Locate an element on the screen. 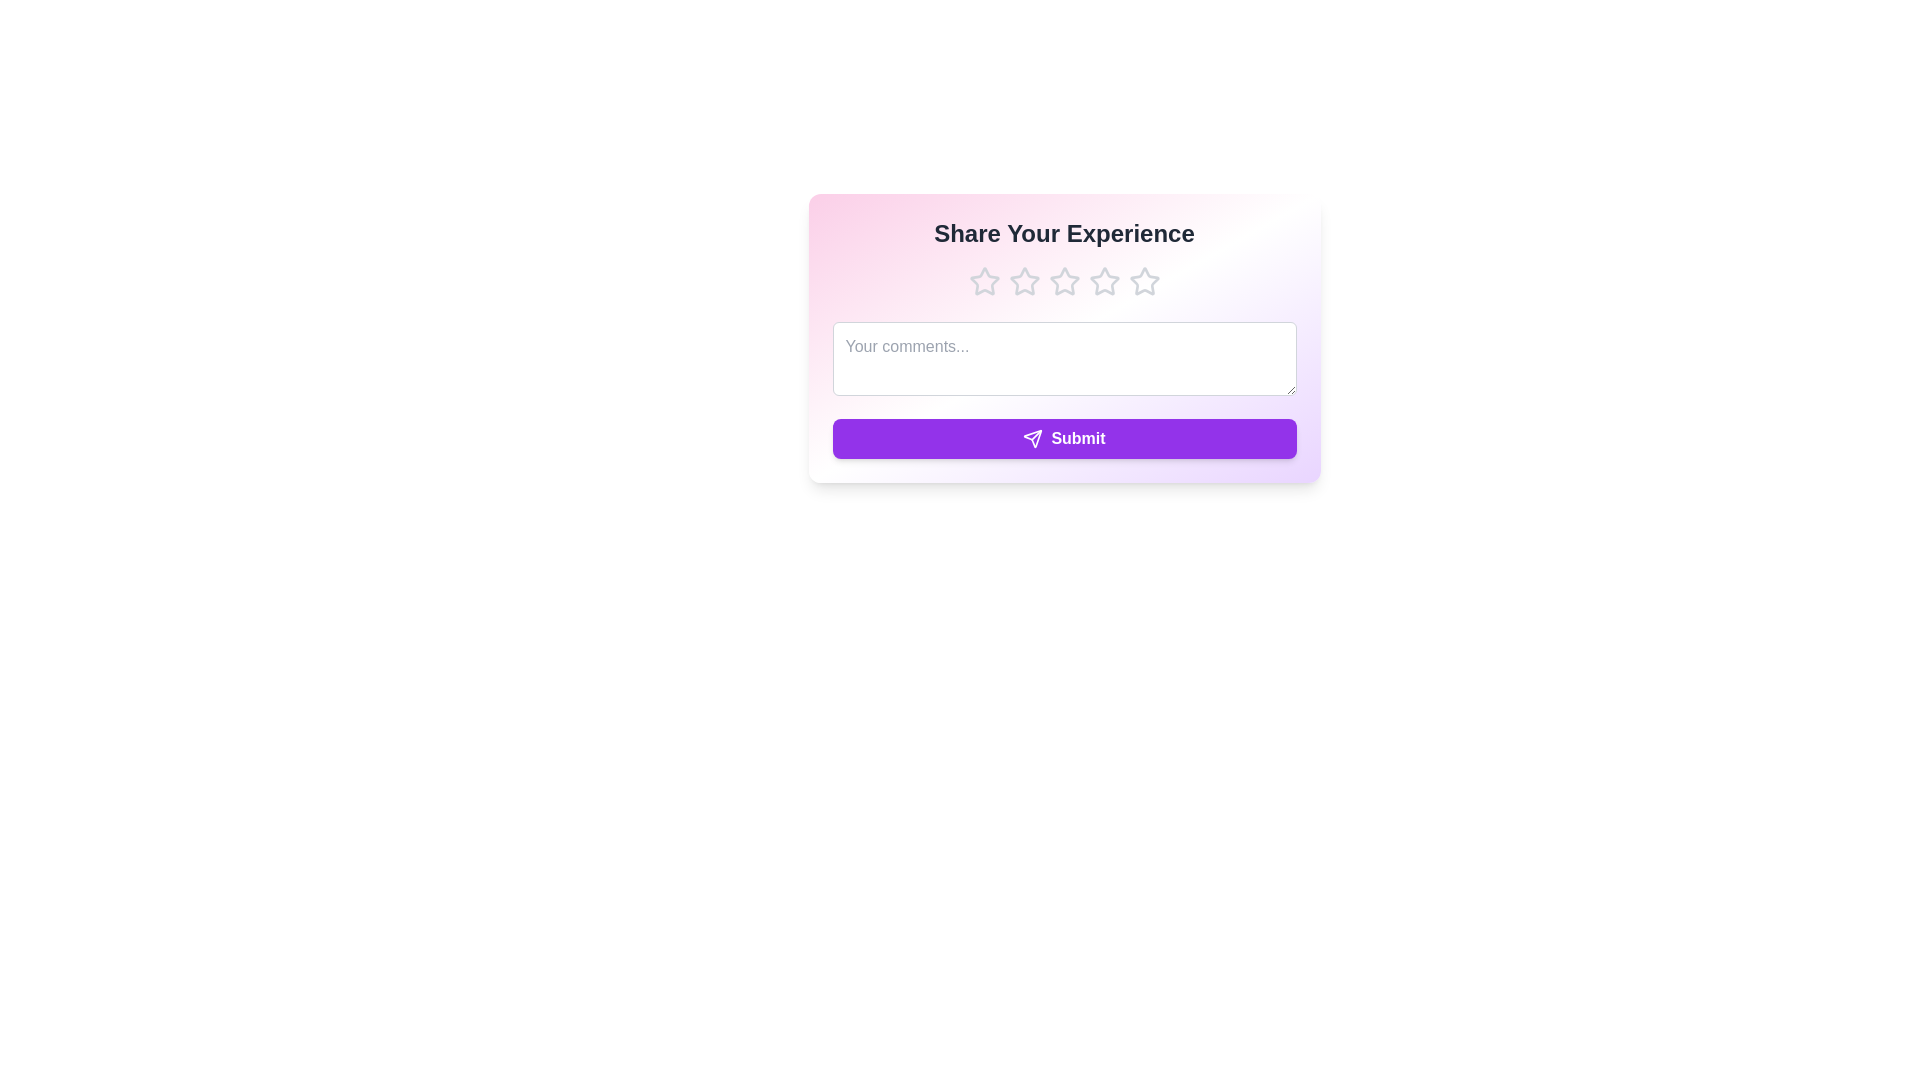 The image size is (1920, 1080). text displayed in the heading that says 'Share Your Experience', which is bold and centered at the top of the card with a gradient pink to purple background is located at coordinates (1063, 233).